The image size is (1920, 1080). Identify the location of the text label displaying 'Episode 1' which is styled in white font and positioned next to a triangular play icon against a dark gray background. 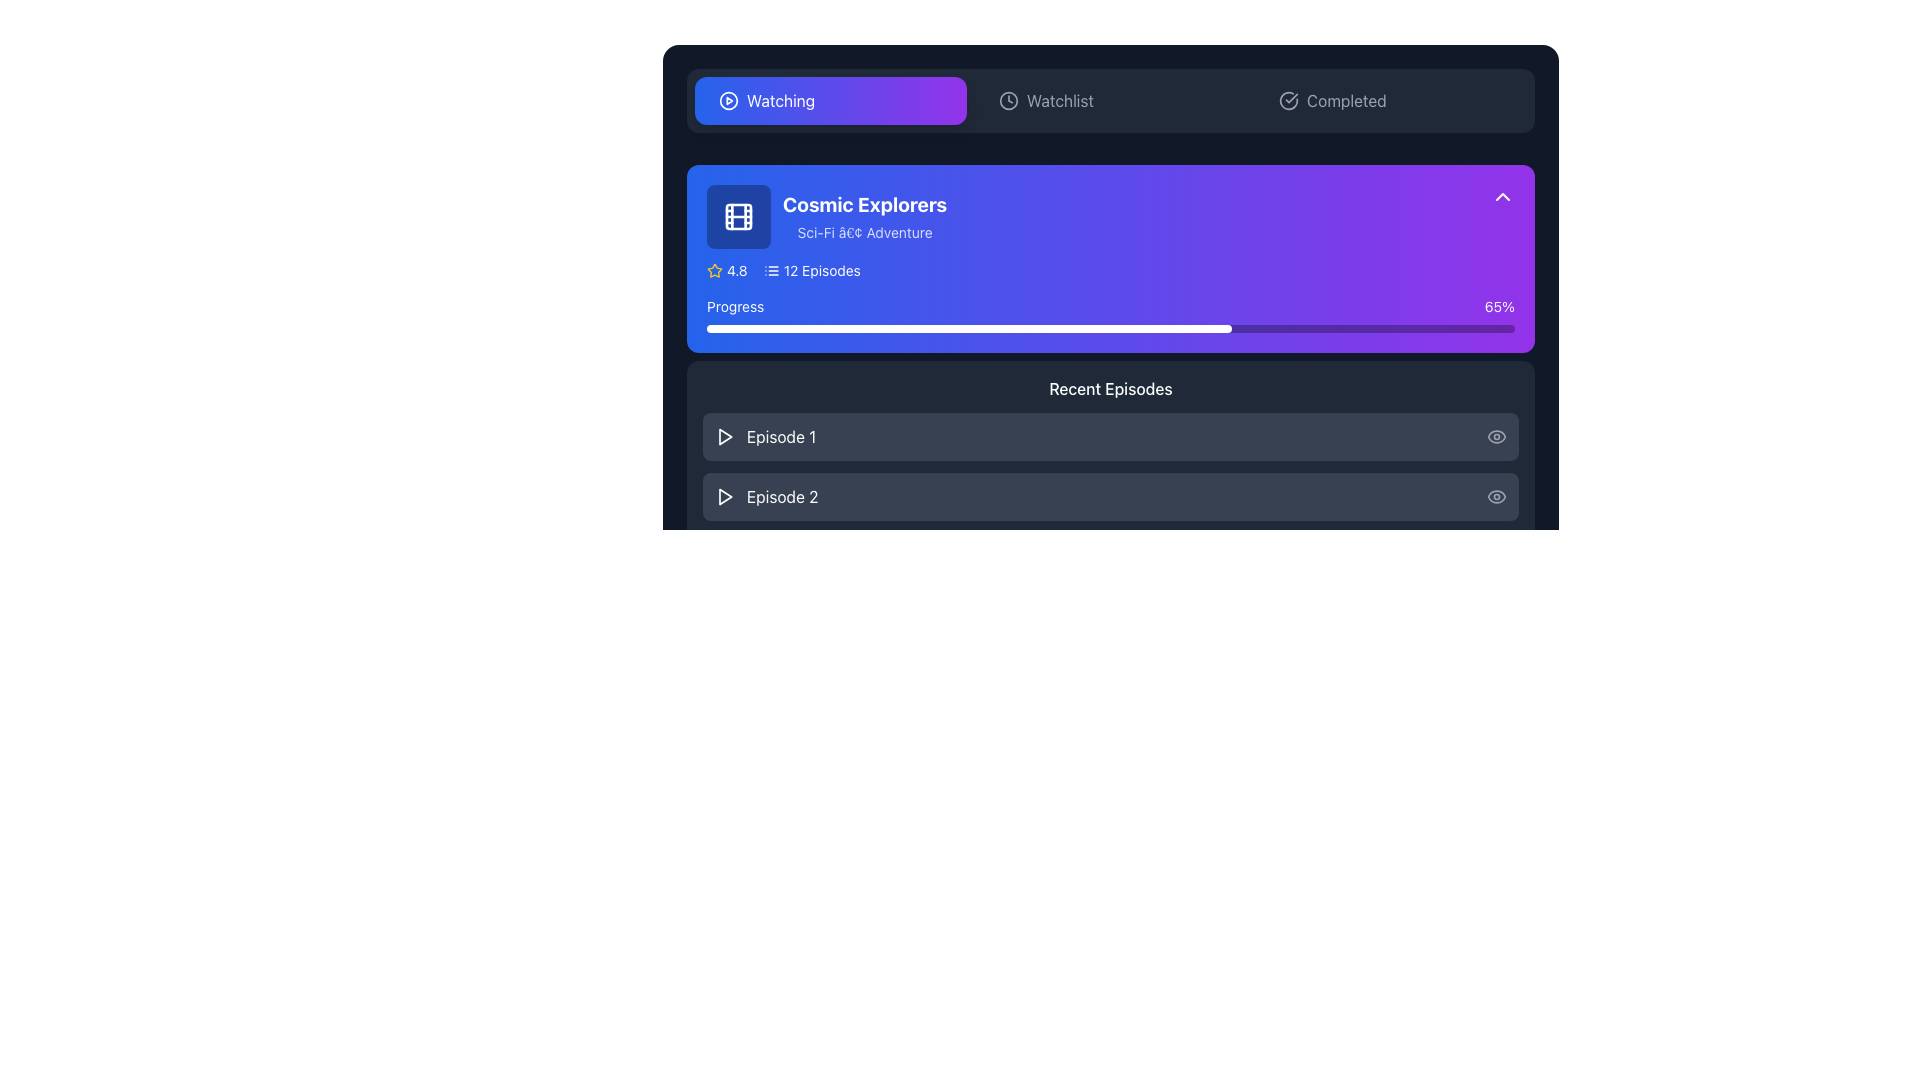
(764, 435).